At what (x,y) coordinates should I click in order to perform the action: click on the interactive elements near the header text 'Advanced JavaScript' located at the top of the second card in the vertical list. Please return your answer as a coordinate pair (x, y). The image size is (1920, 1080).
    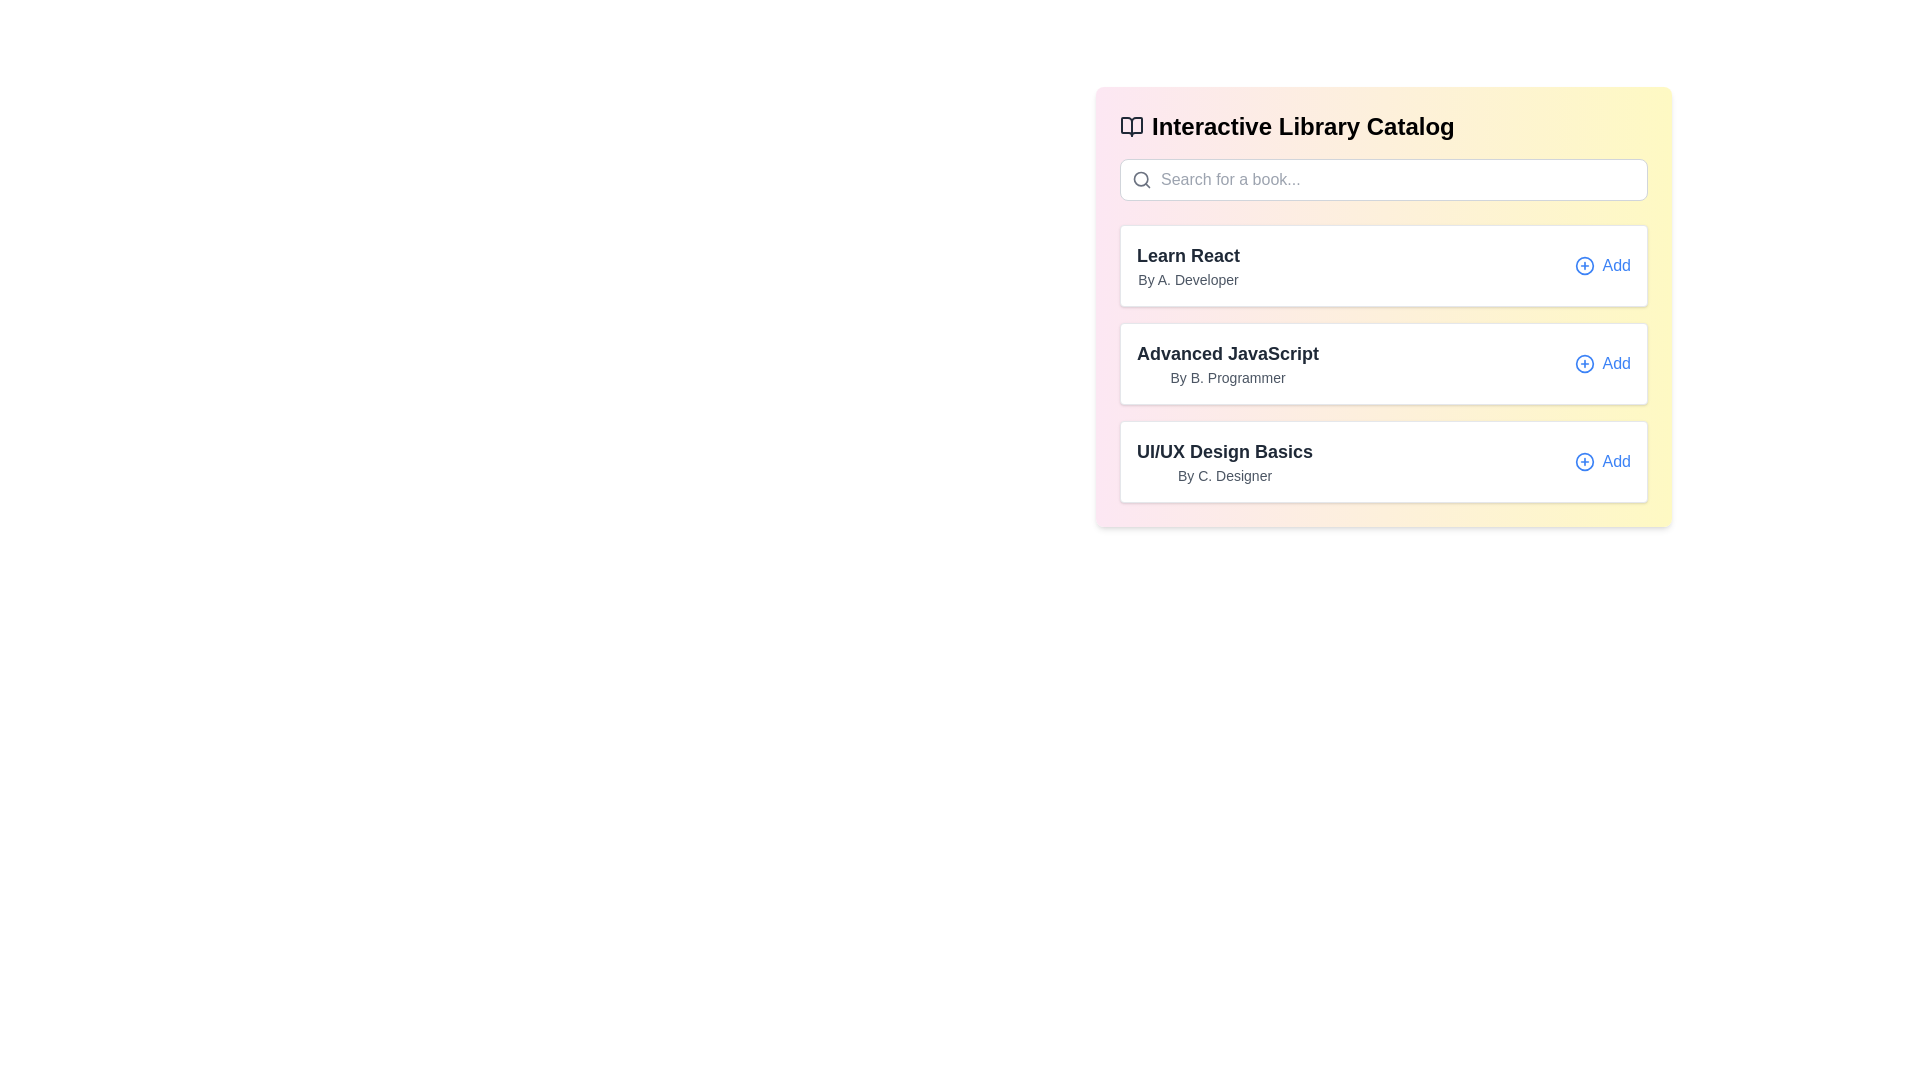
    Looking at the image, I should click on (1227, 353).